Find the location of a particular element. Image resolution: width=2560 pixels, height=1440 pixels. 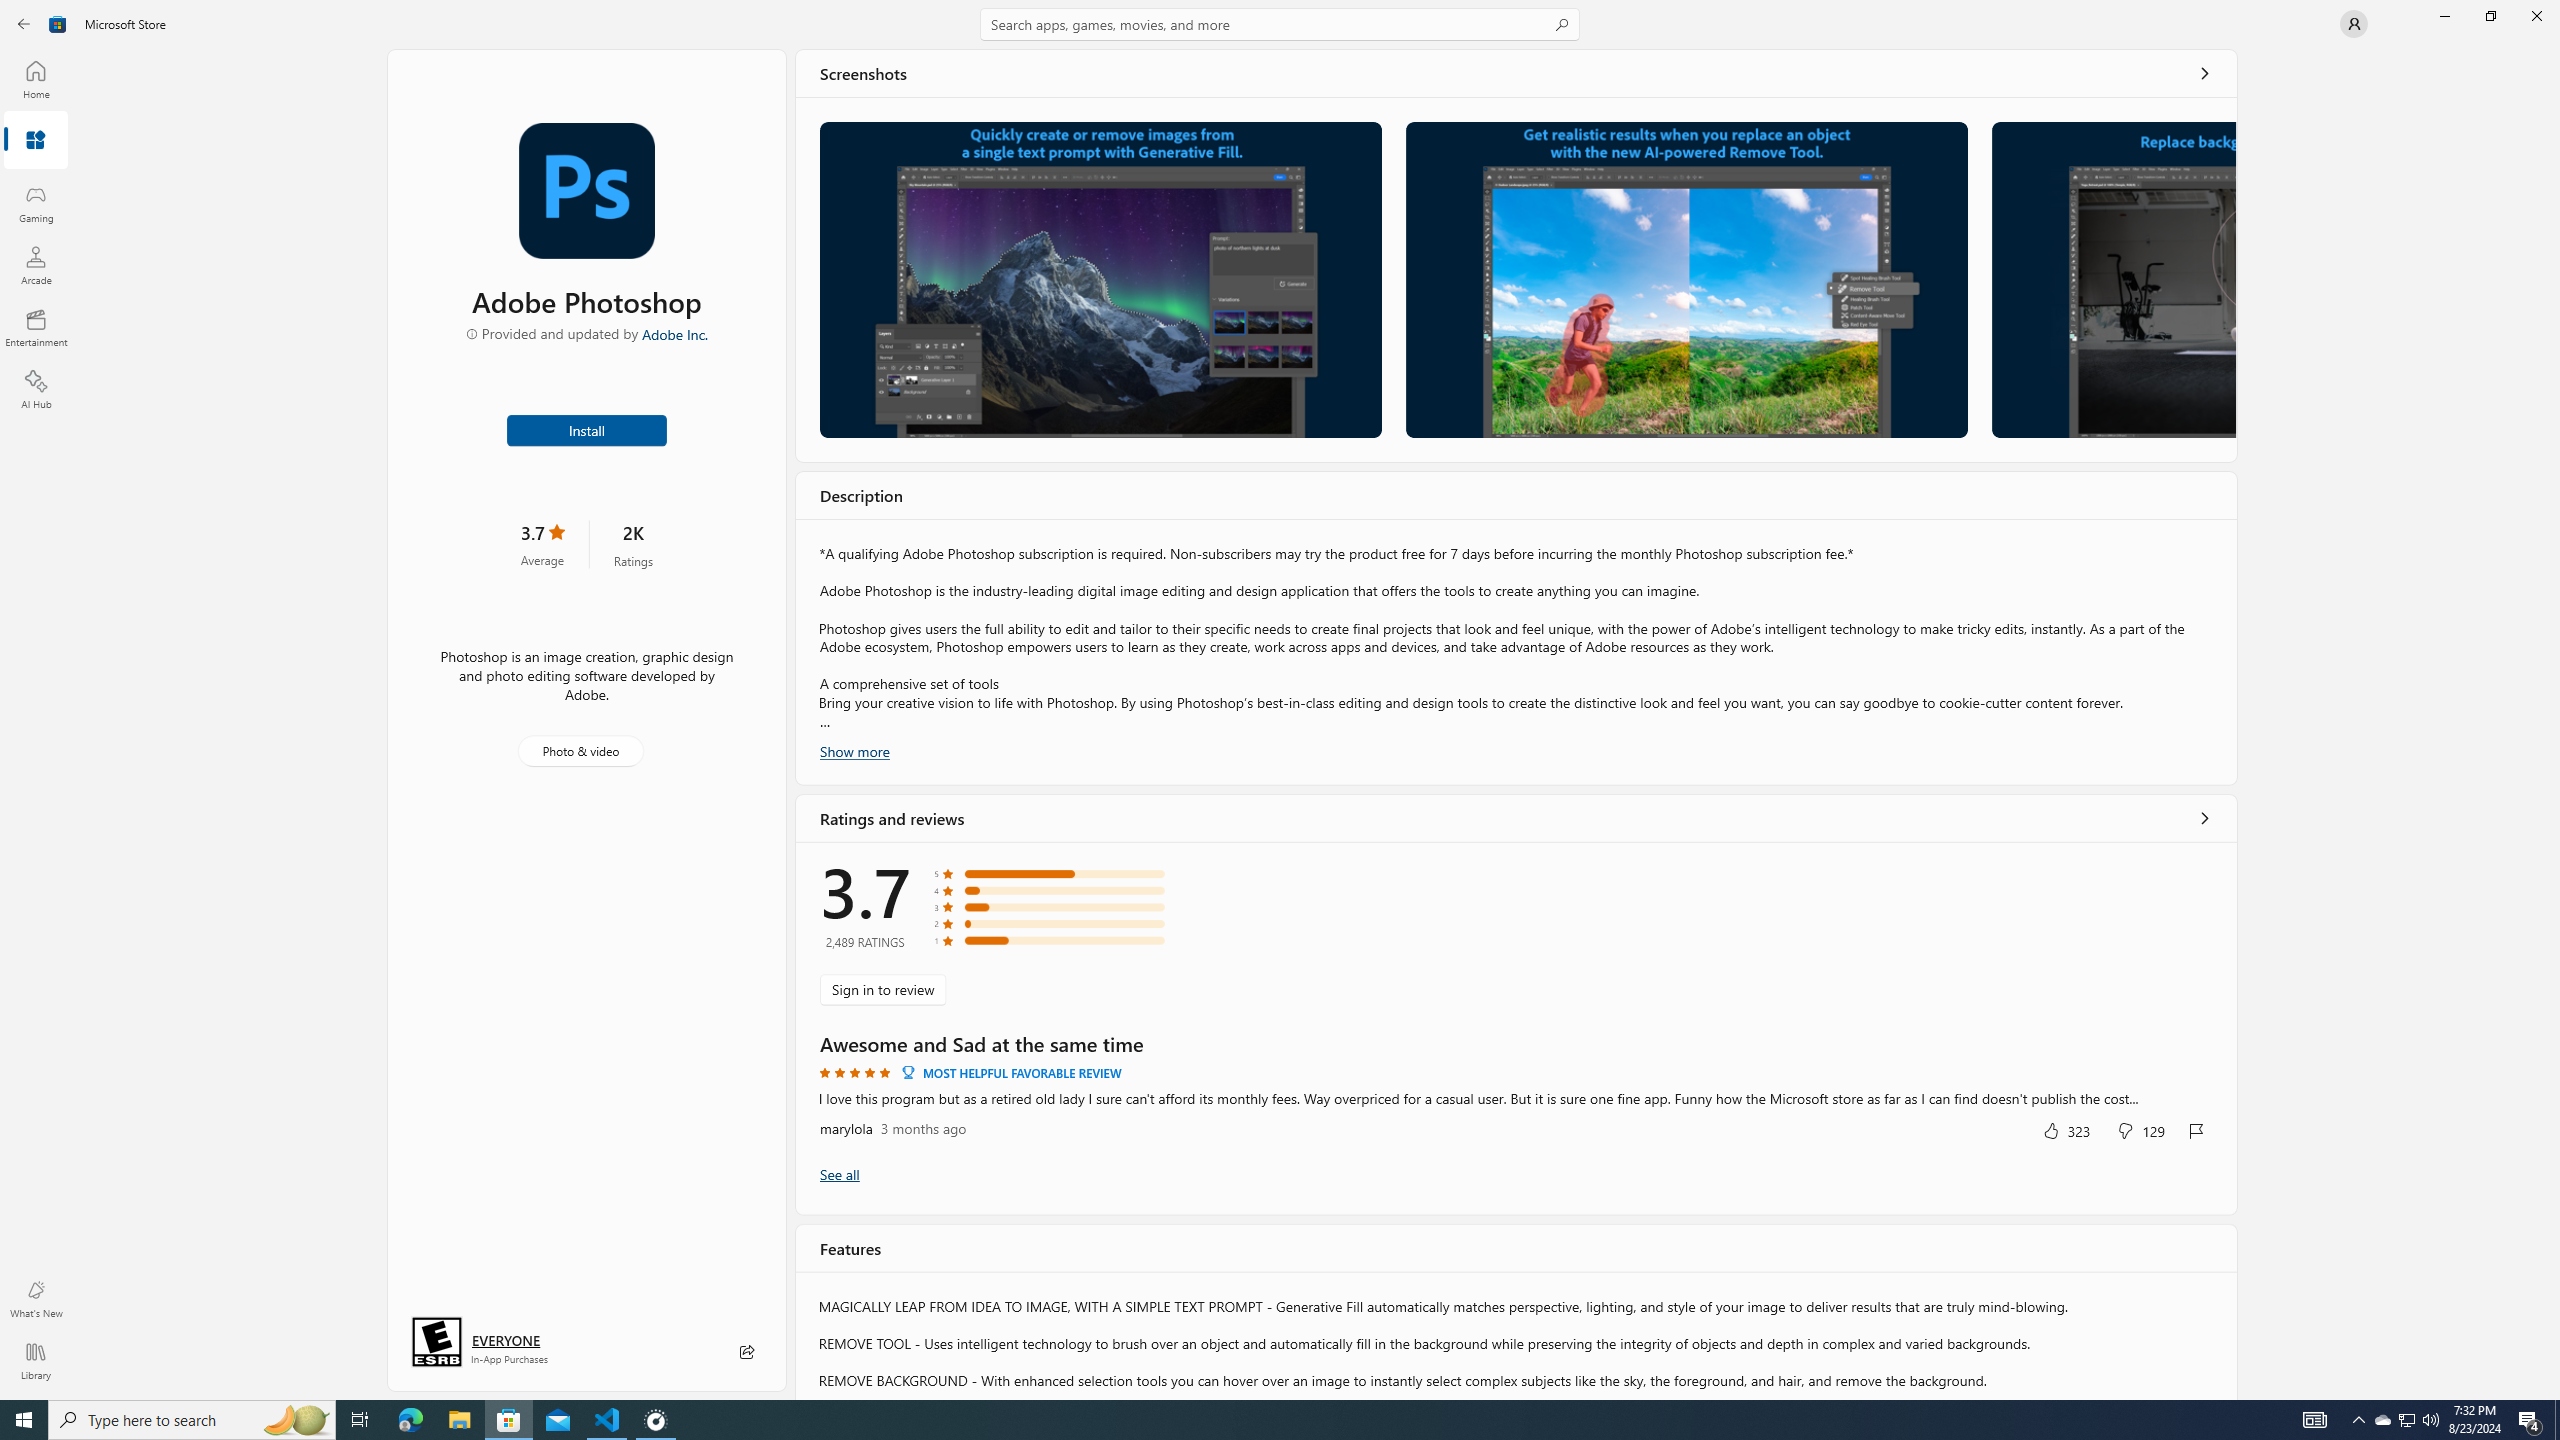

'Photo & video' is located at coordinates (578, 750).